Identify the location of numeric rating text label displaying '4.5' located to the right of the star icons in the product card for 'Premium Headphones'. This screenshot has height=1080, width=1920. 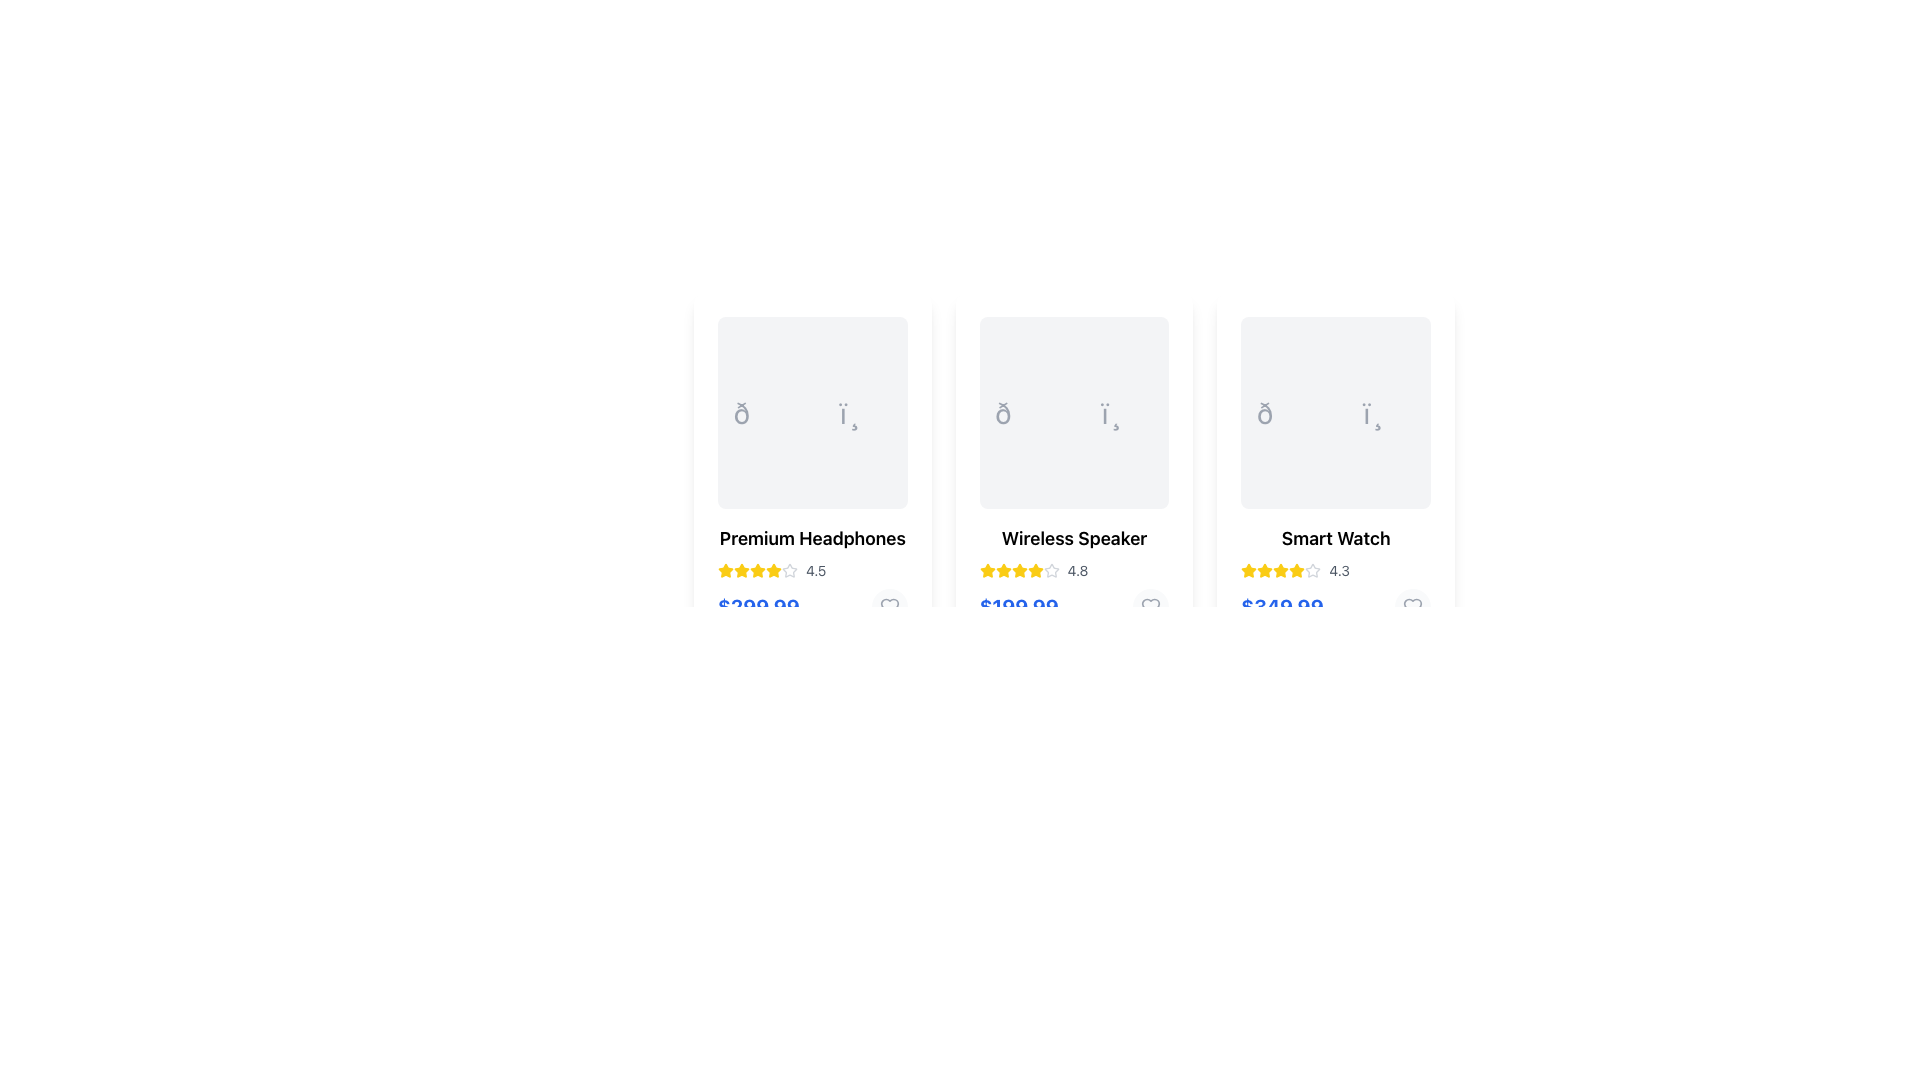
(812, 570).